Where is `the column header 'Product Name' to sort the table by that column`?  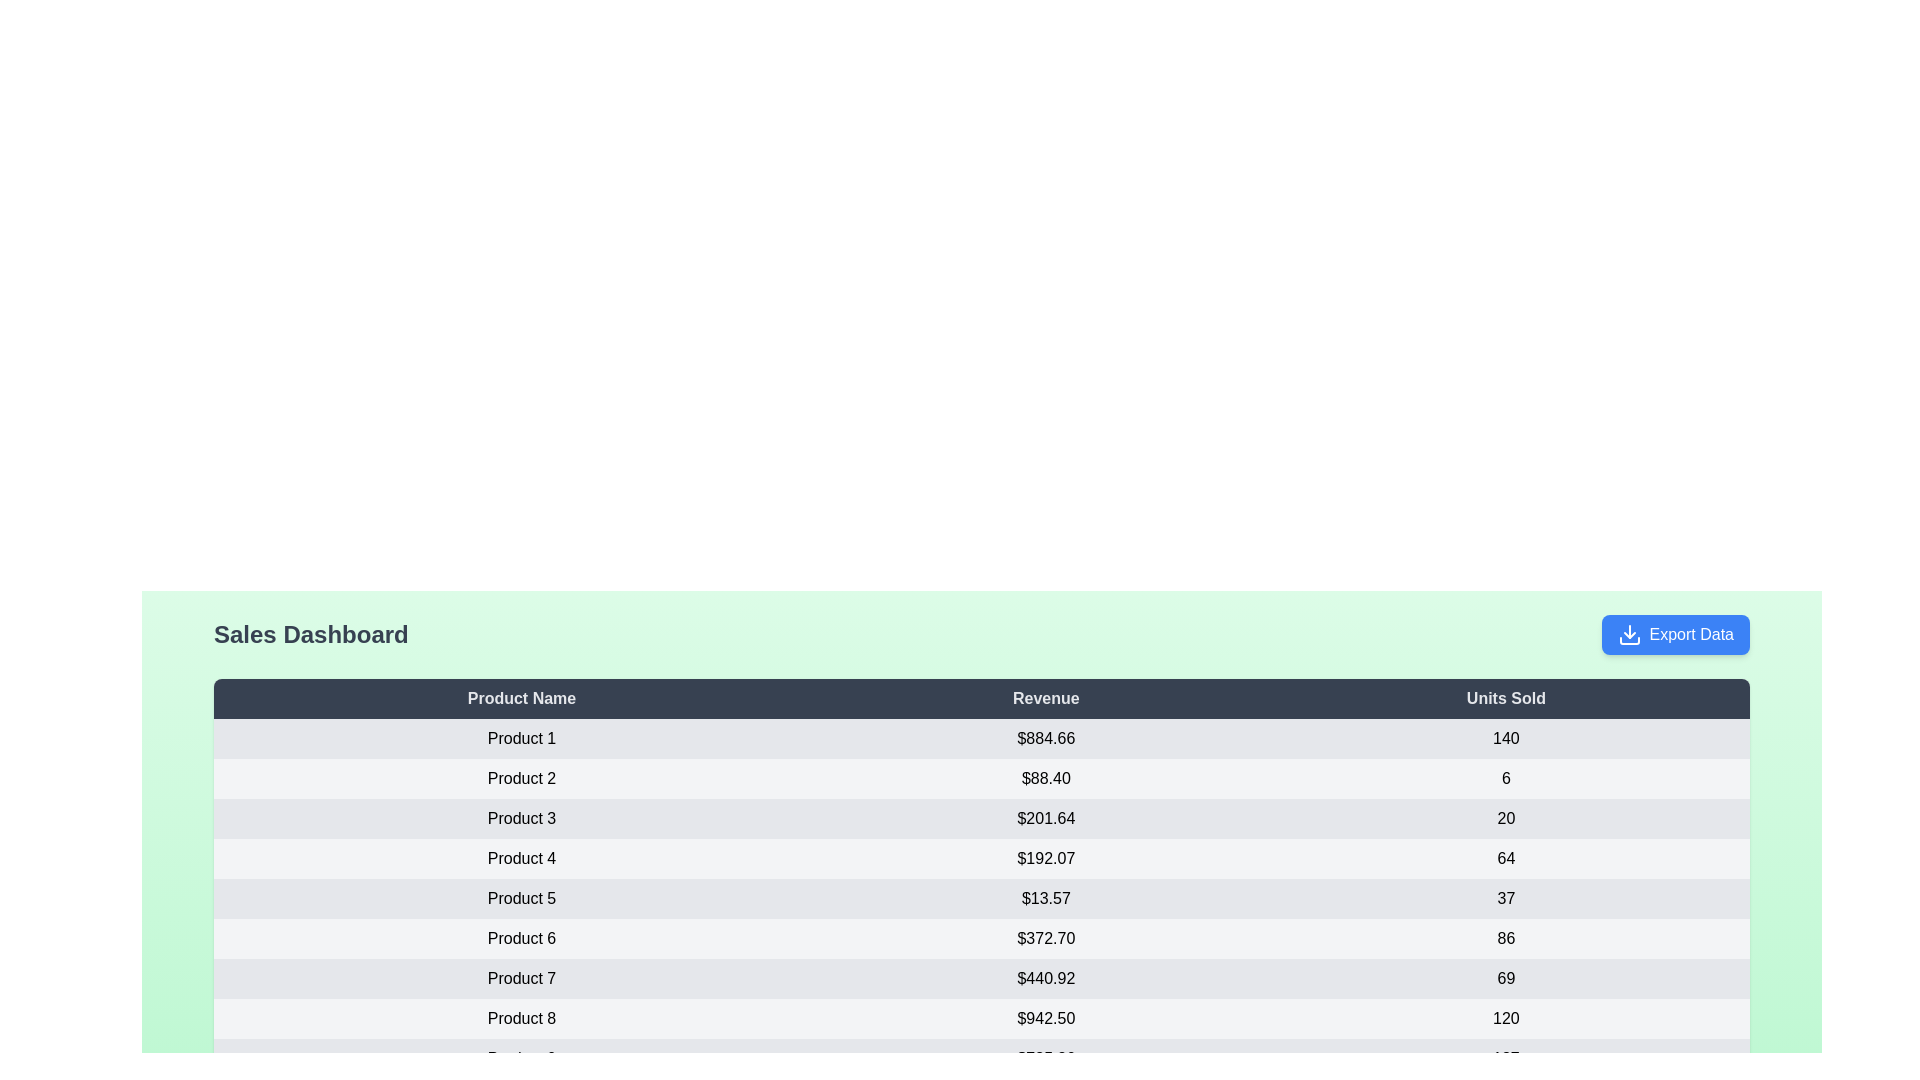
the column header 'Product Name' to sort the table by that column is located at coordinates (522, 697).